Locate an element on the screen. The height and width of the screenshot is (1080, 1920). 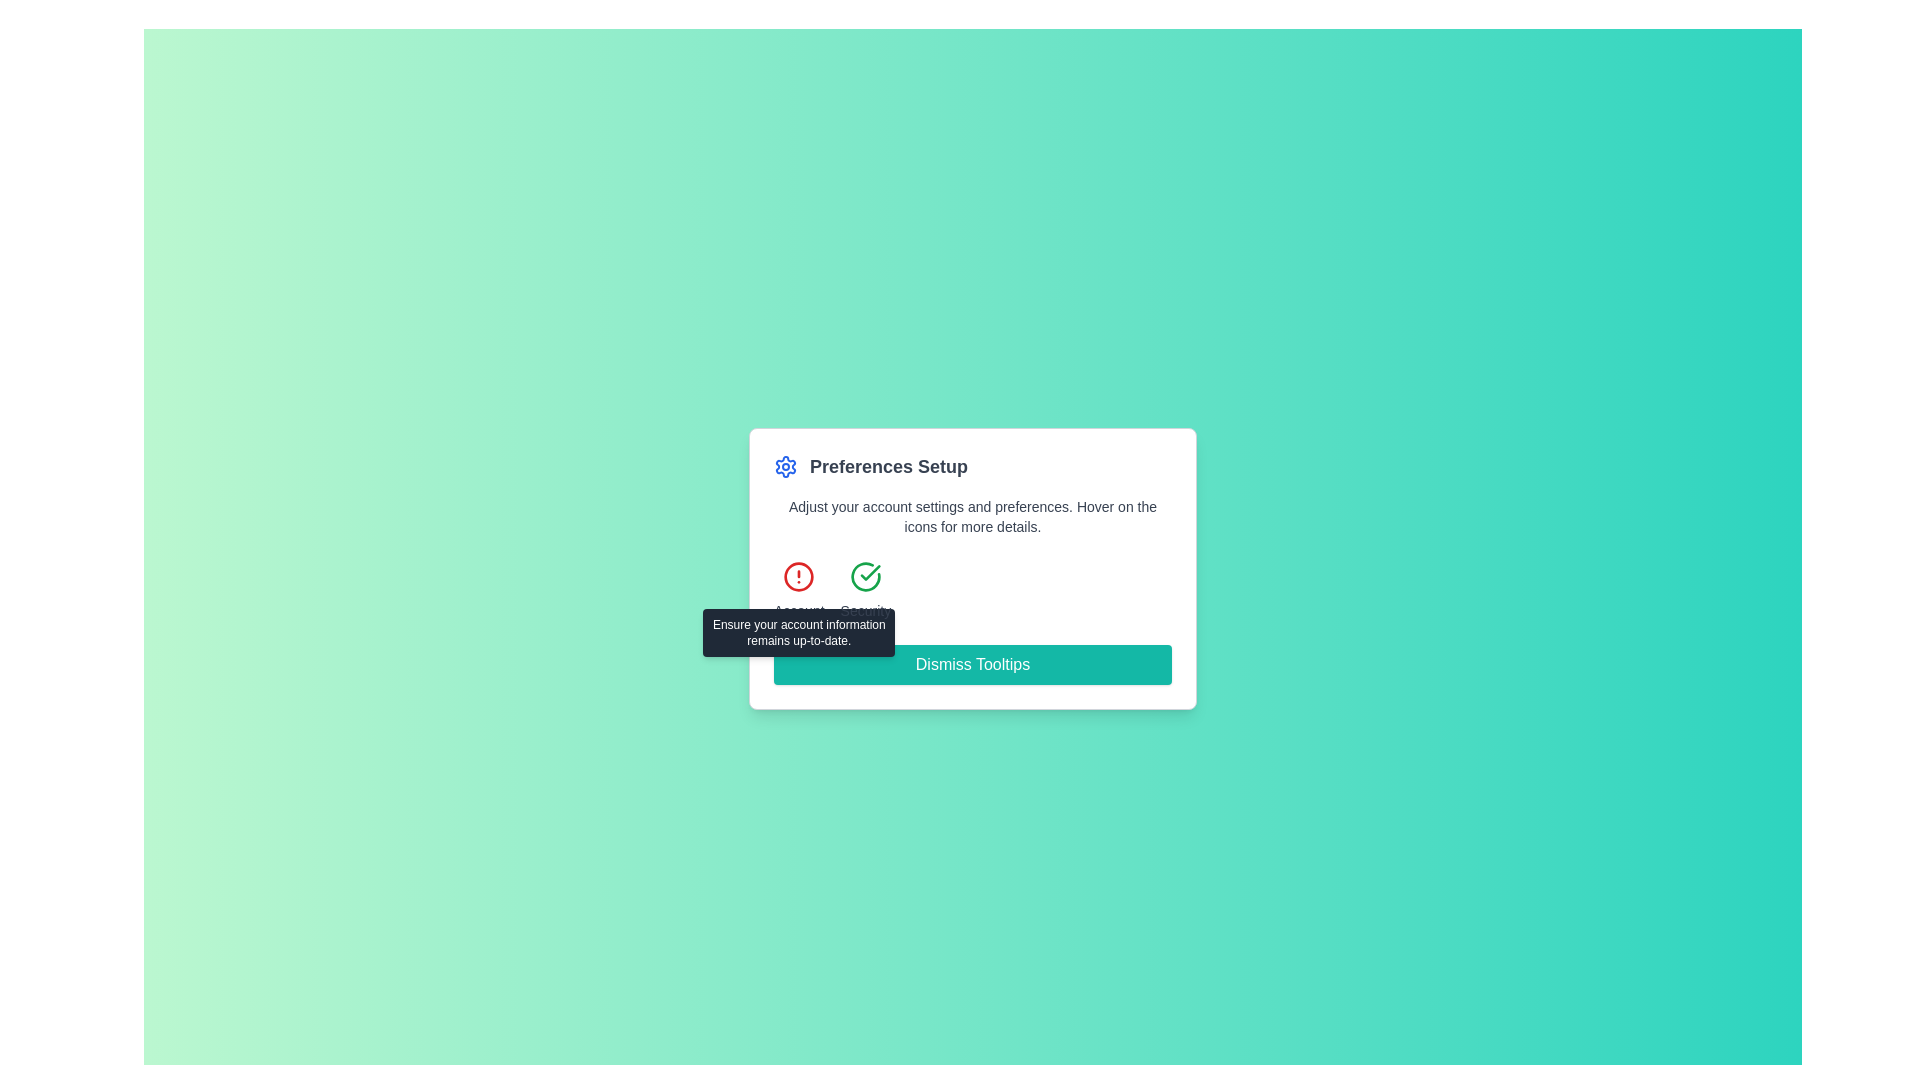
the warning icon located within the 'Preferences Setup' modal, positioned to the left of the green checkmark icon is located at coordinates (798, 577).